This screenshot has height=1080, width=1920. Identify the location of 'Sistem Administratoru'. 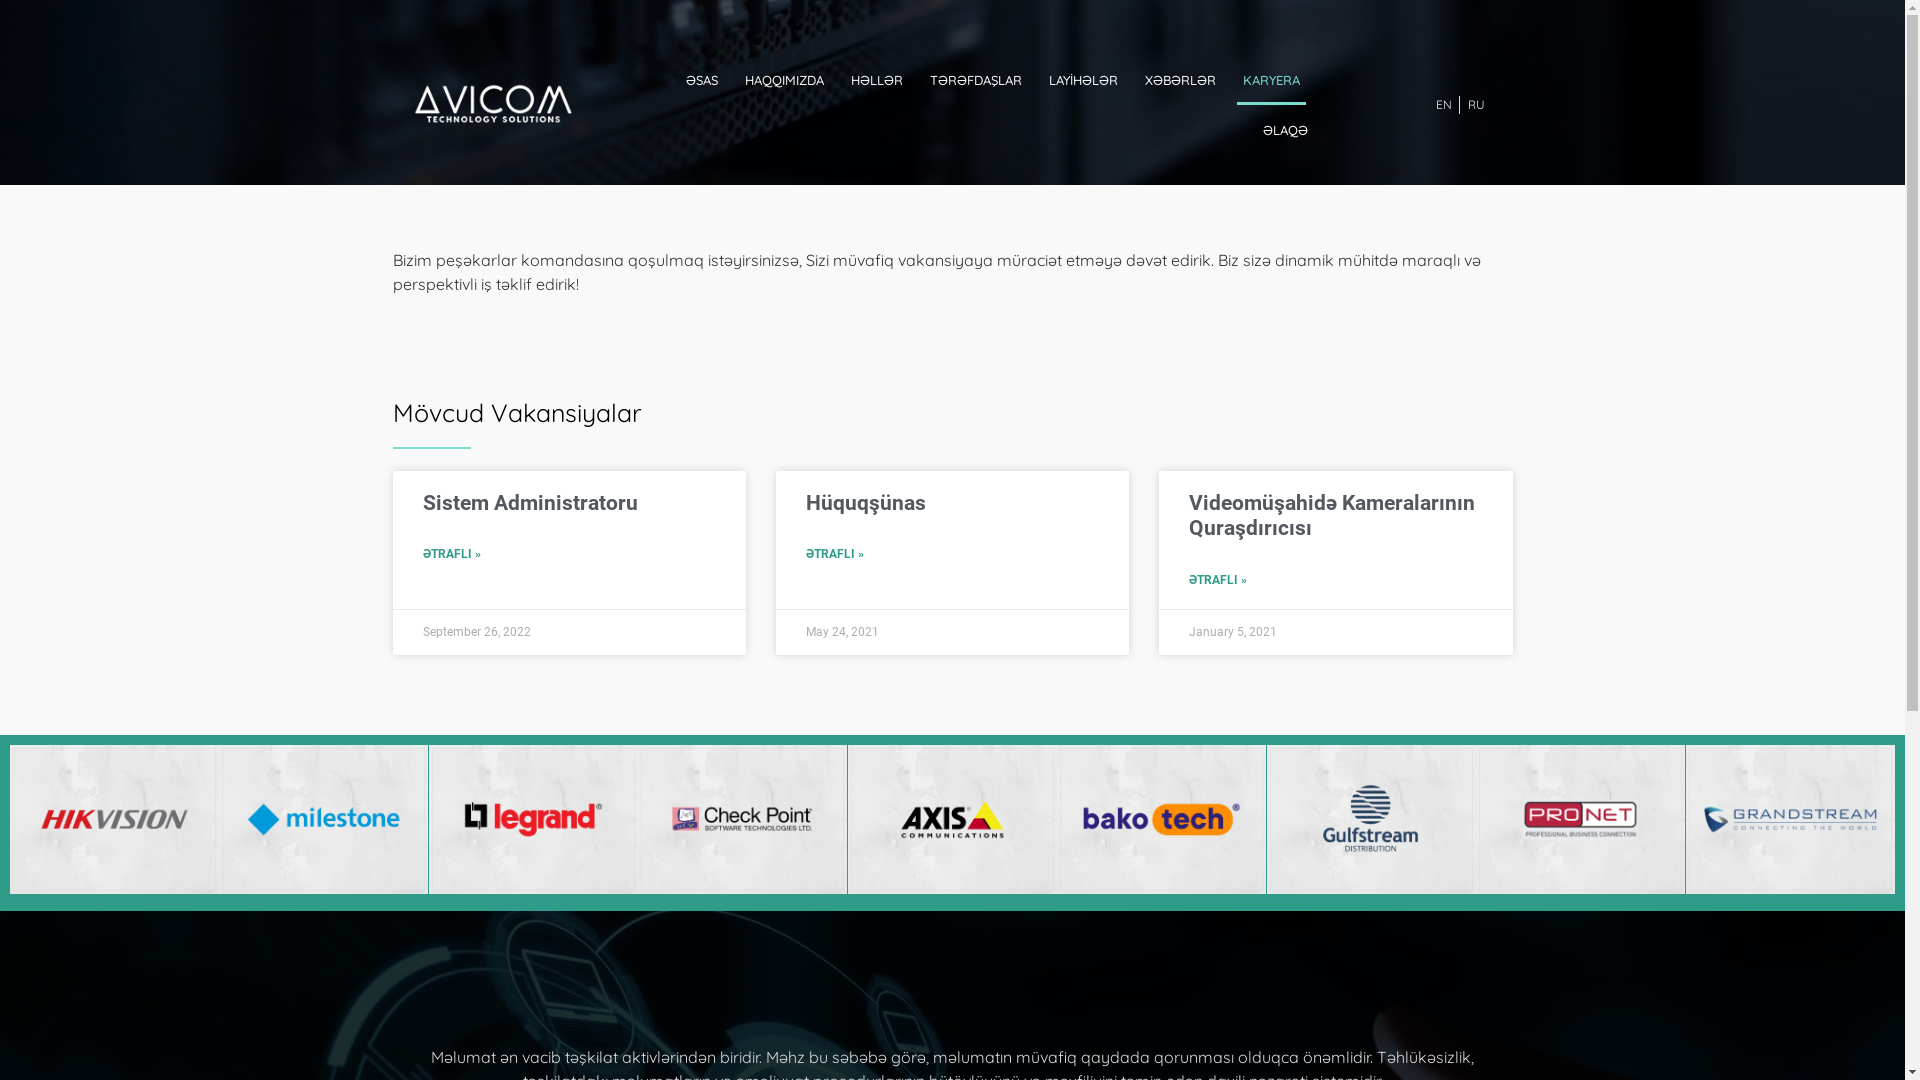
(529, 501).